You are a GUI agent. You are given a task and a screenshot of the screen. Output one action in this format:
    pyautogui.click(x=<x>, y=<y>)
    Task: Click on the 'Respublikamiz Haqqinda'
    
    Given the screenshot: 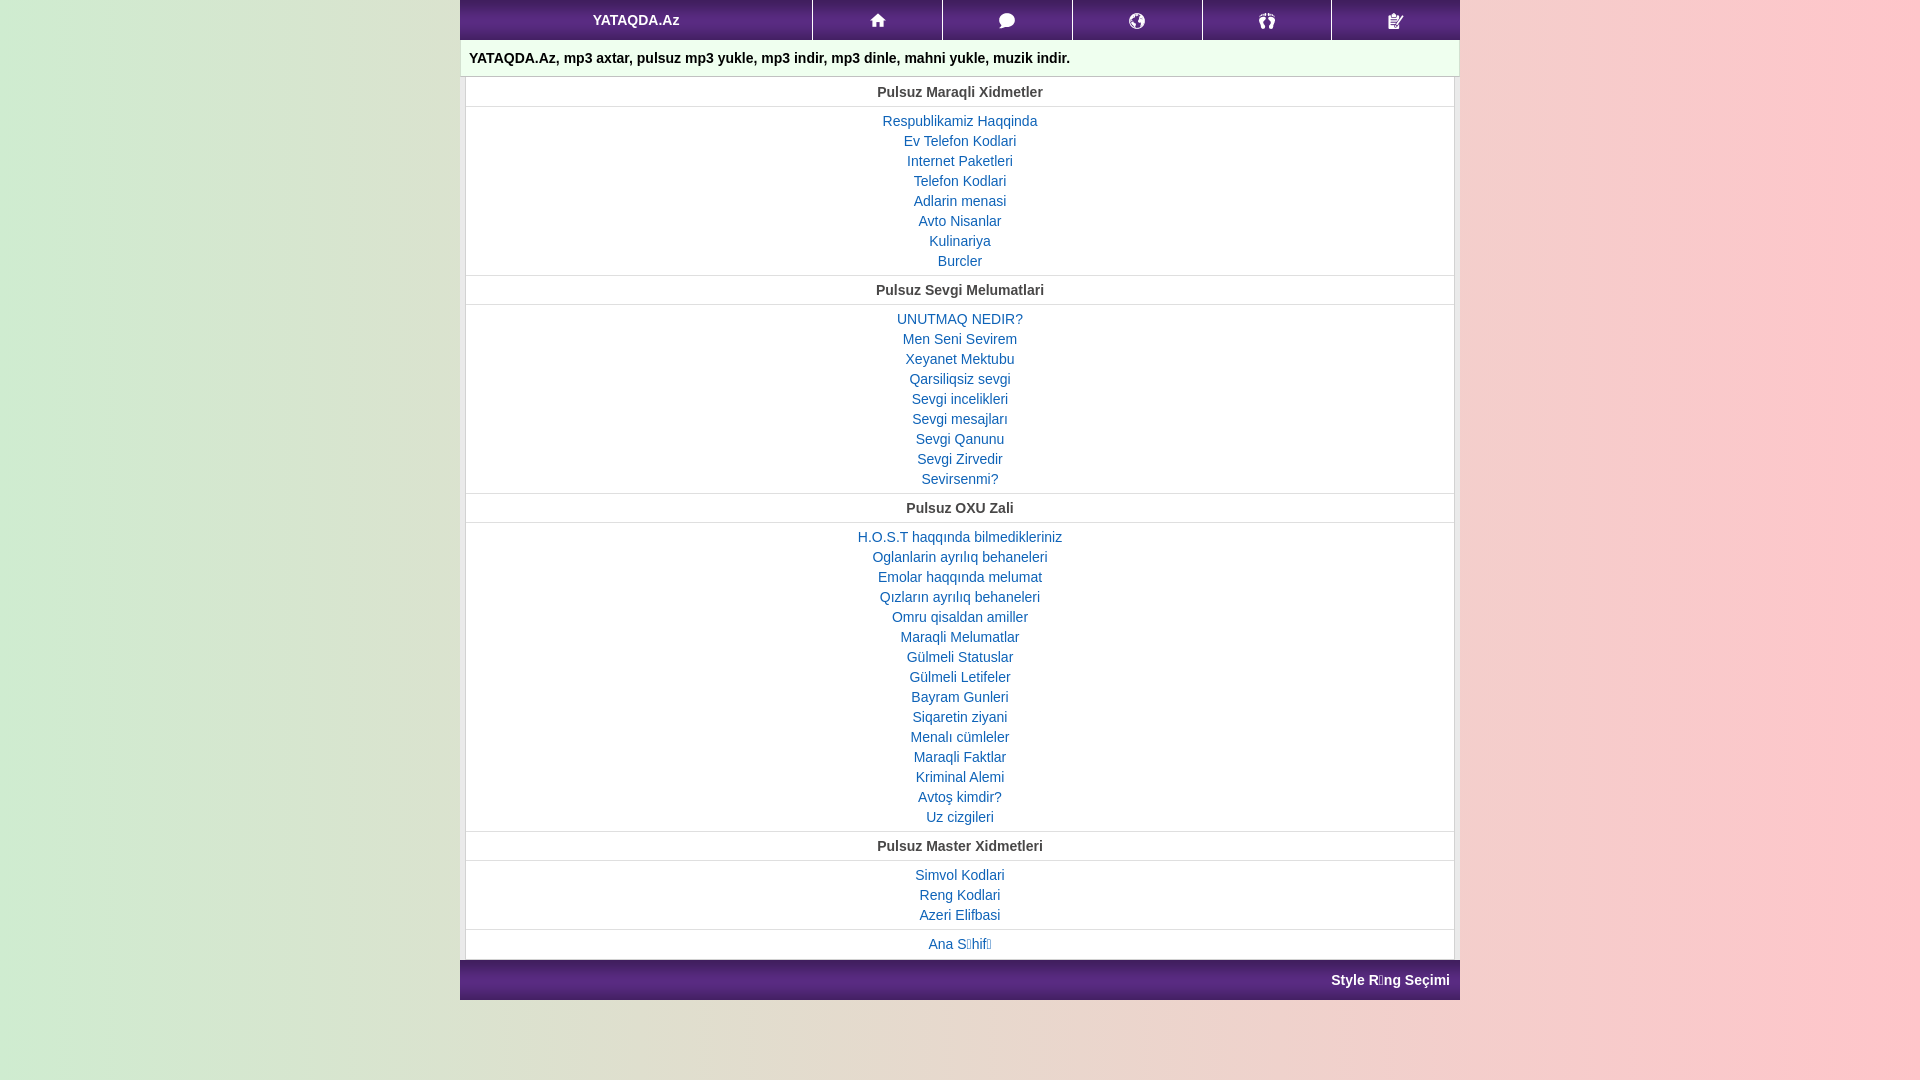 What is the action you would take?
    pyautogui.click(x=960, y=120)
    